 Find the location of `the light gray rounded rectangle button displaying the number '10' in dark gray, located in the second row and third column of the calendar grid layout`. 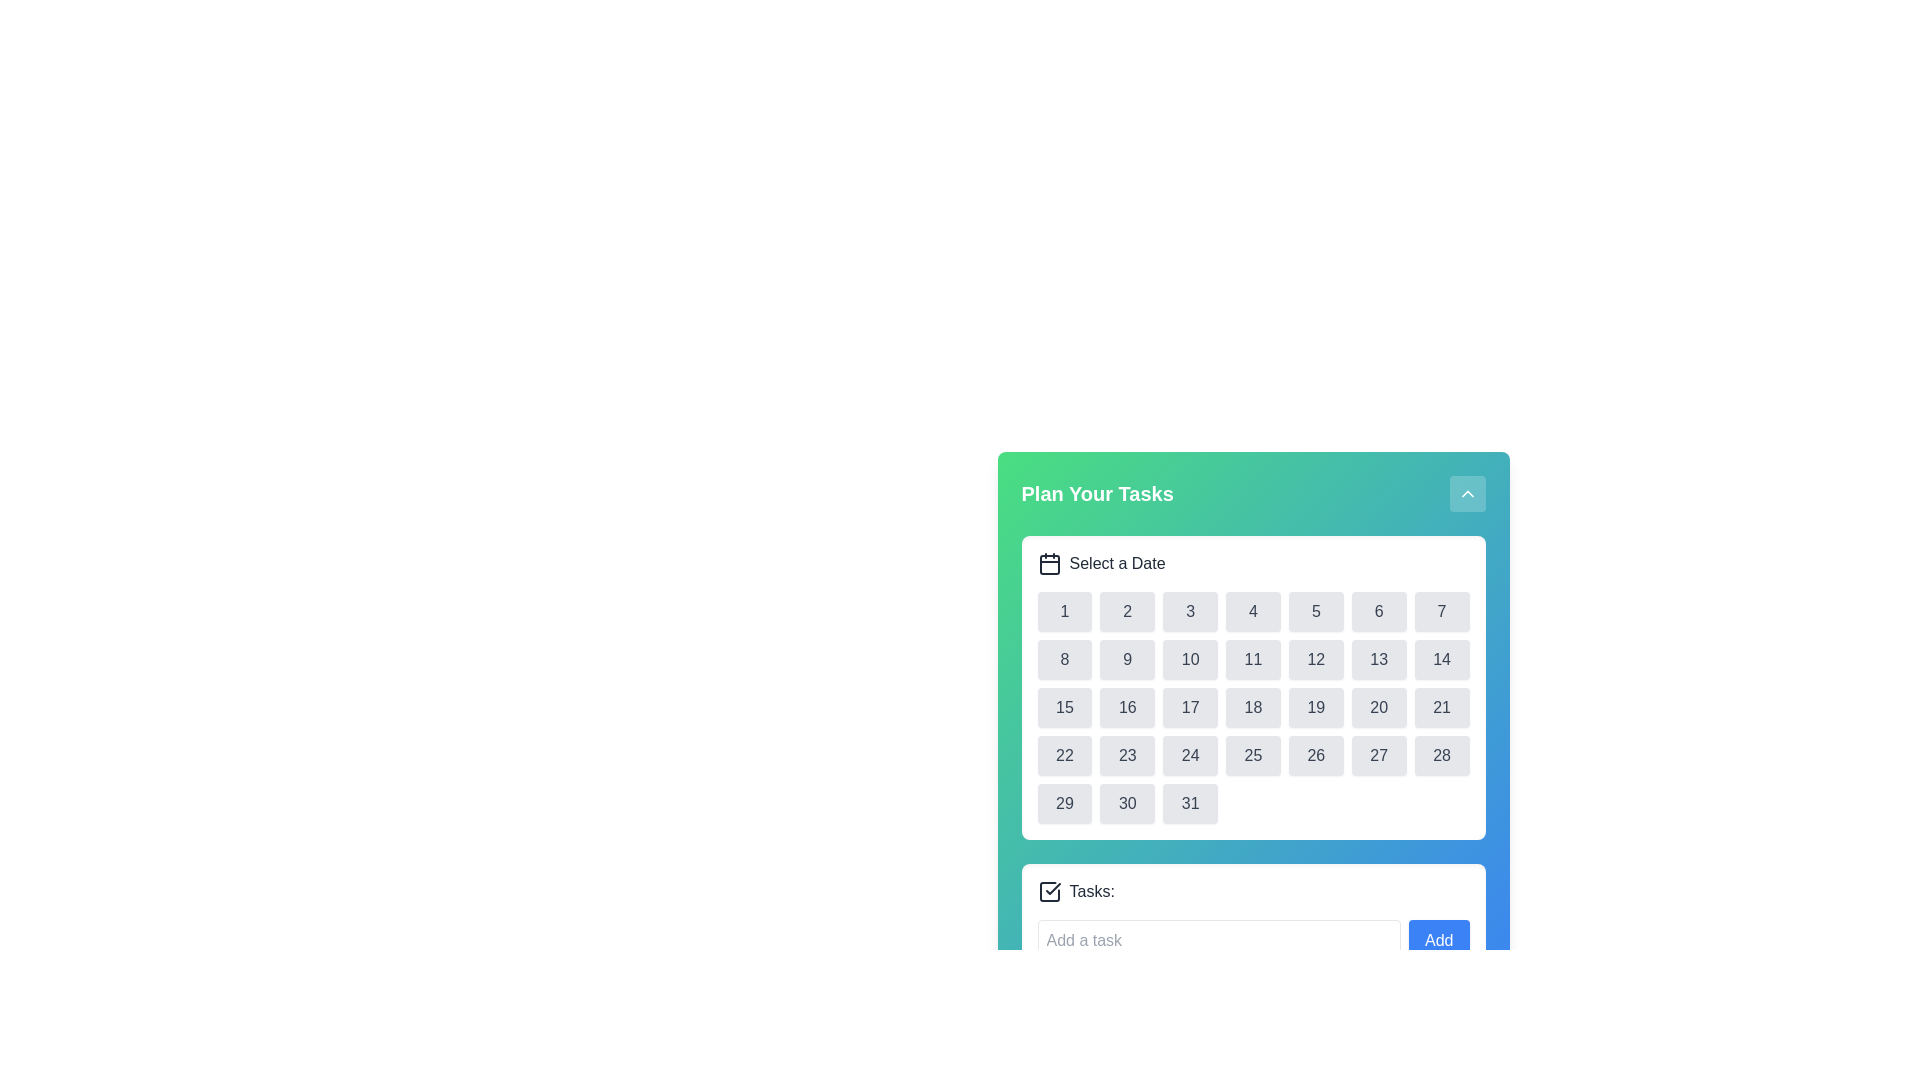

the light gray rounded rectangle button displaying the number '10' in dark gray, located in the second row and third column of the calendar grid layout is located at coordinates (1190, 659).